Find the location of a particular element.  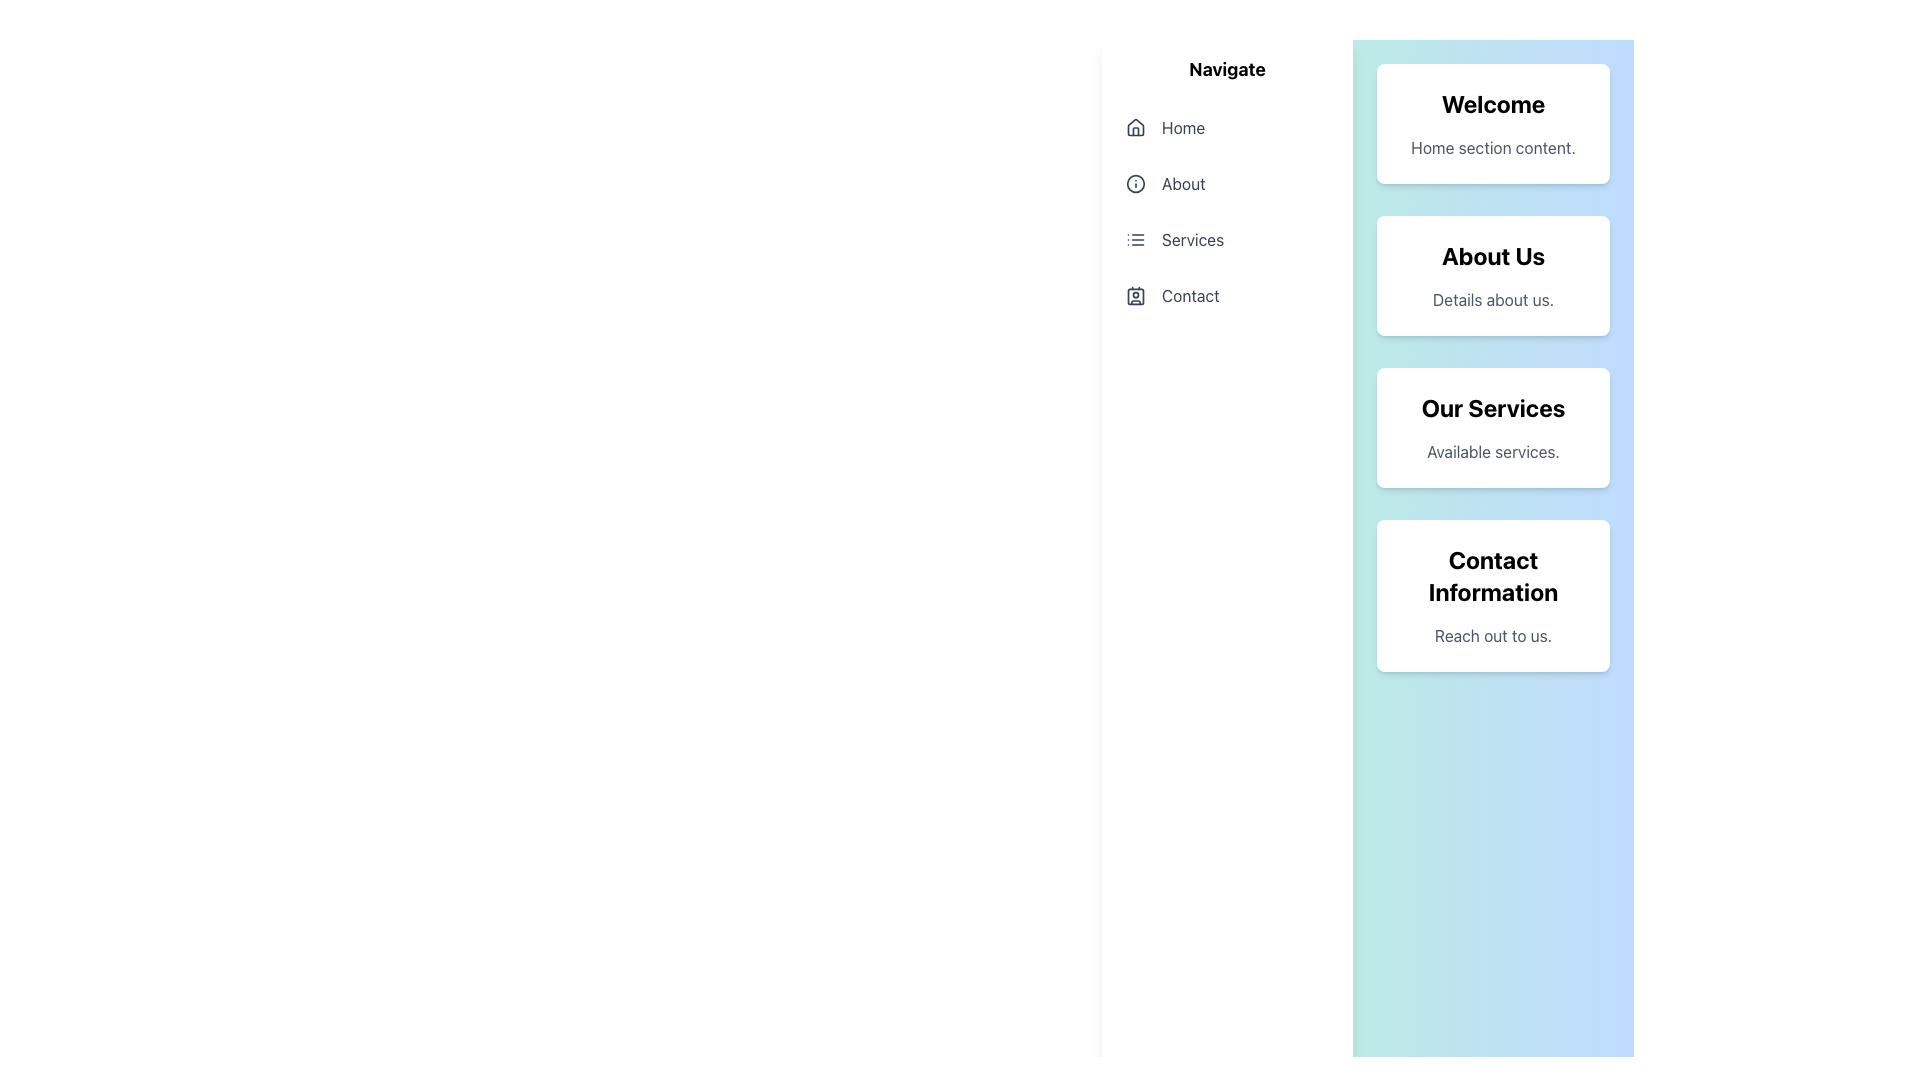

the Content card that provides information for the 'Services' section, located as the third card from the top among four cards in the main content panel is located at coordinates (1493, 427).